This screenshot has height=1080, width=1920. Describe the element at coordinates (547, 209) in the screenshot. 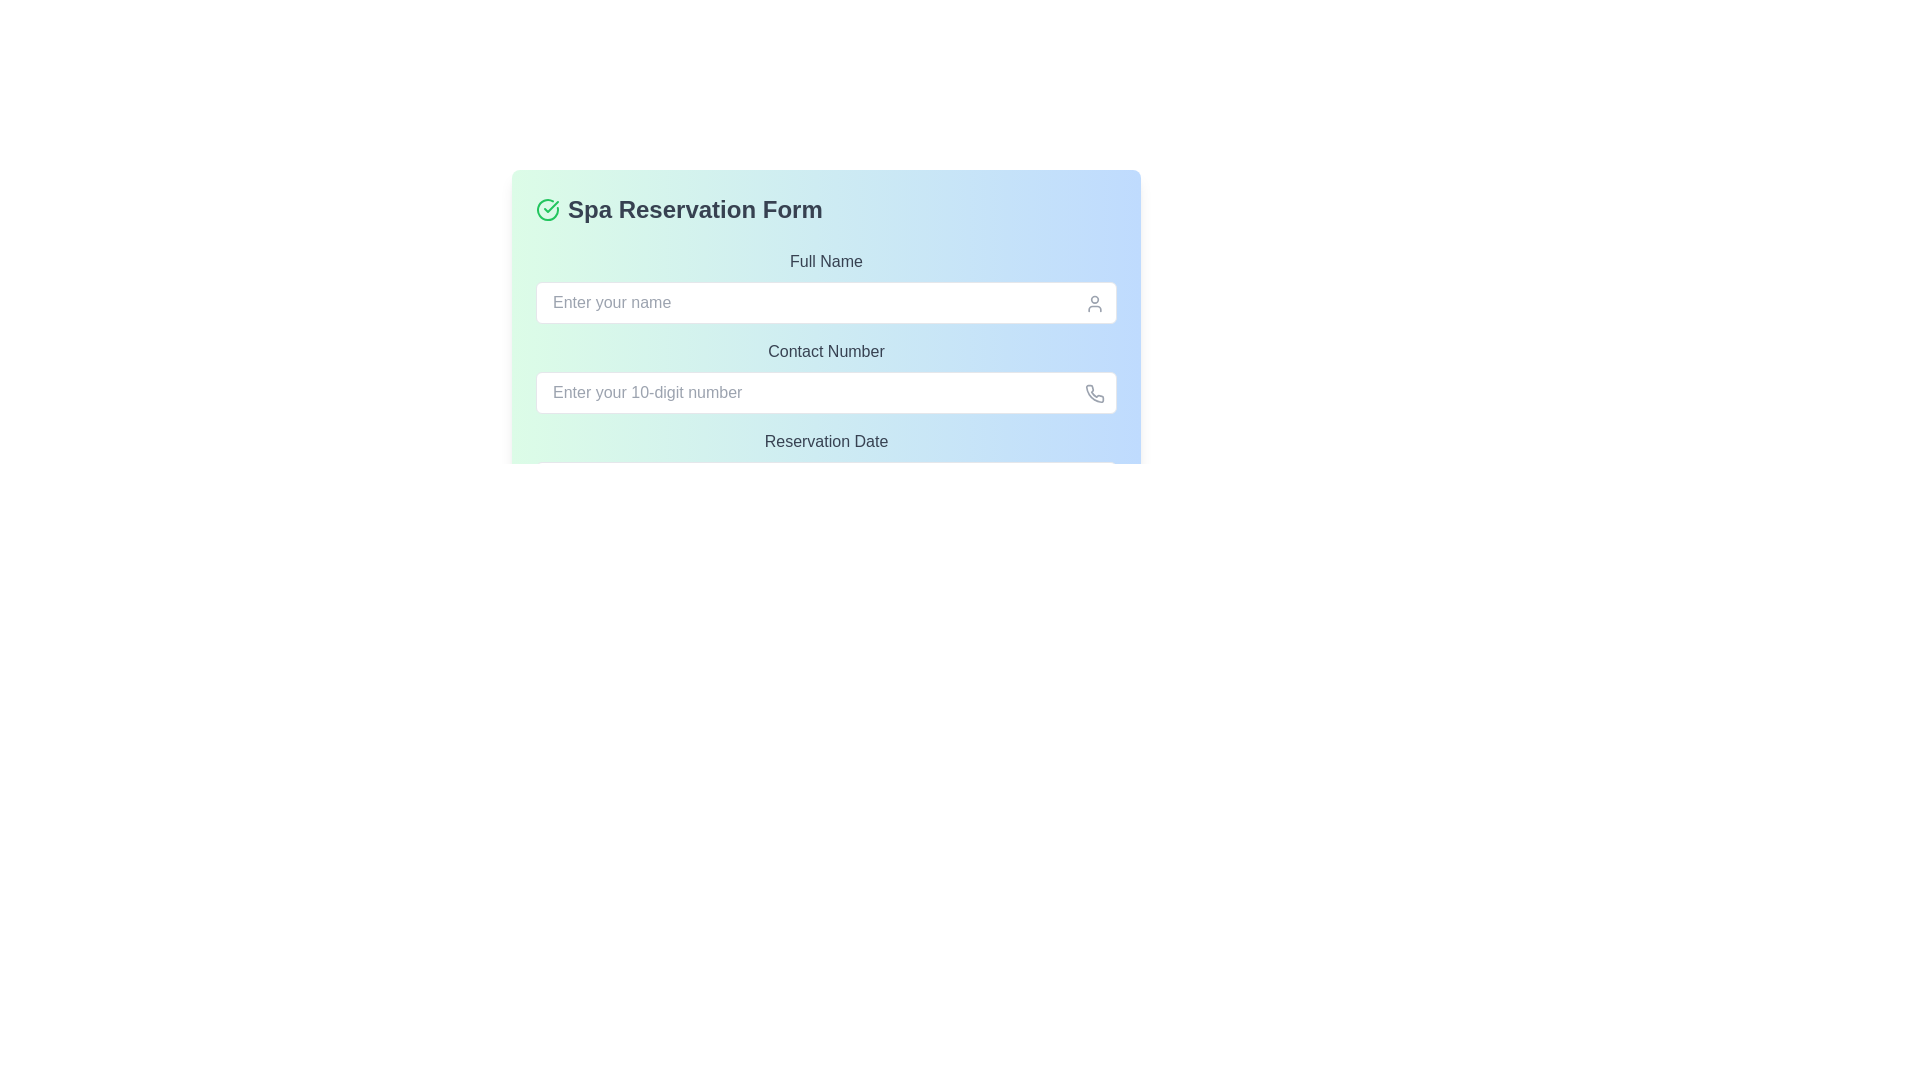

I see `the circular green icon with a checkmark inside it, which is located to the immediate left of the text 'Spa Reservation Form' in the header of the form` at that location.